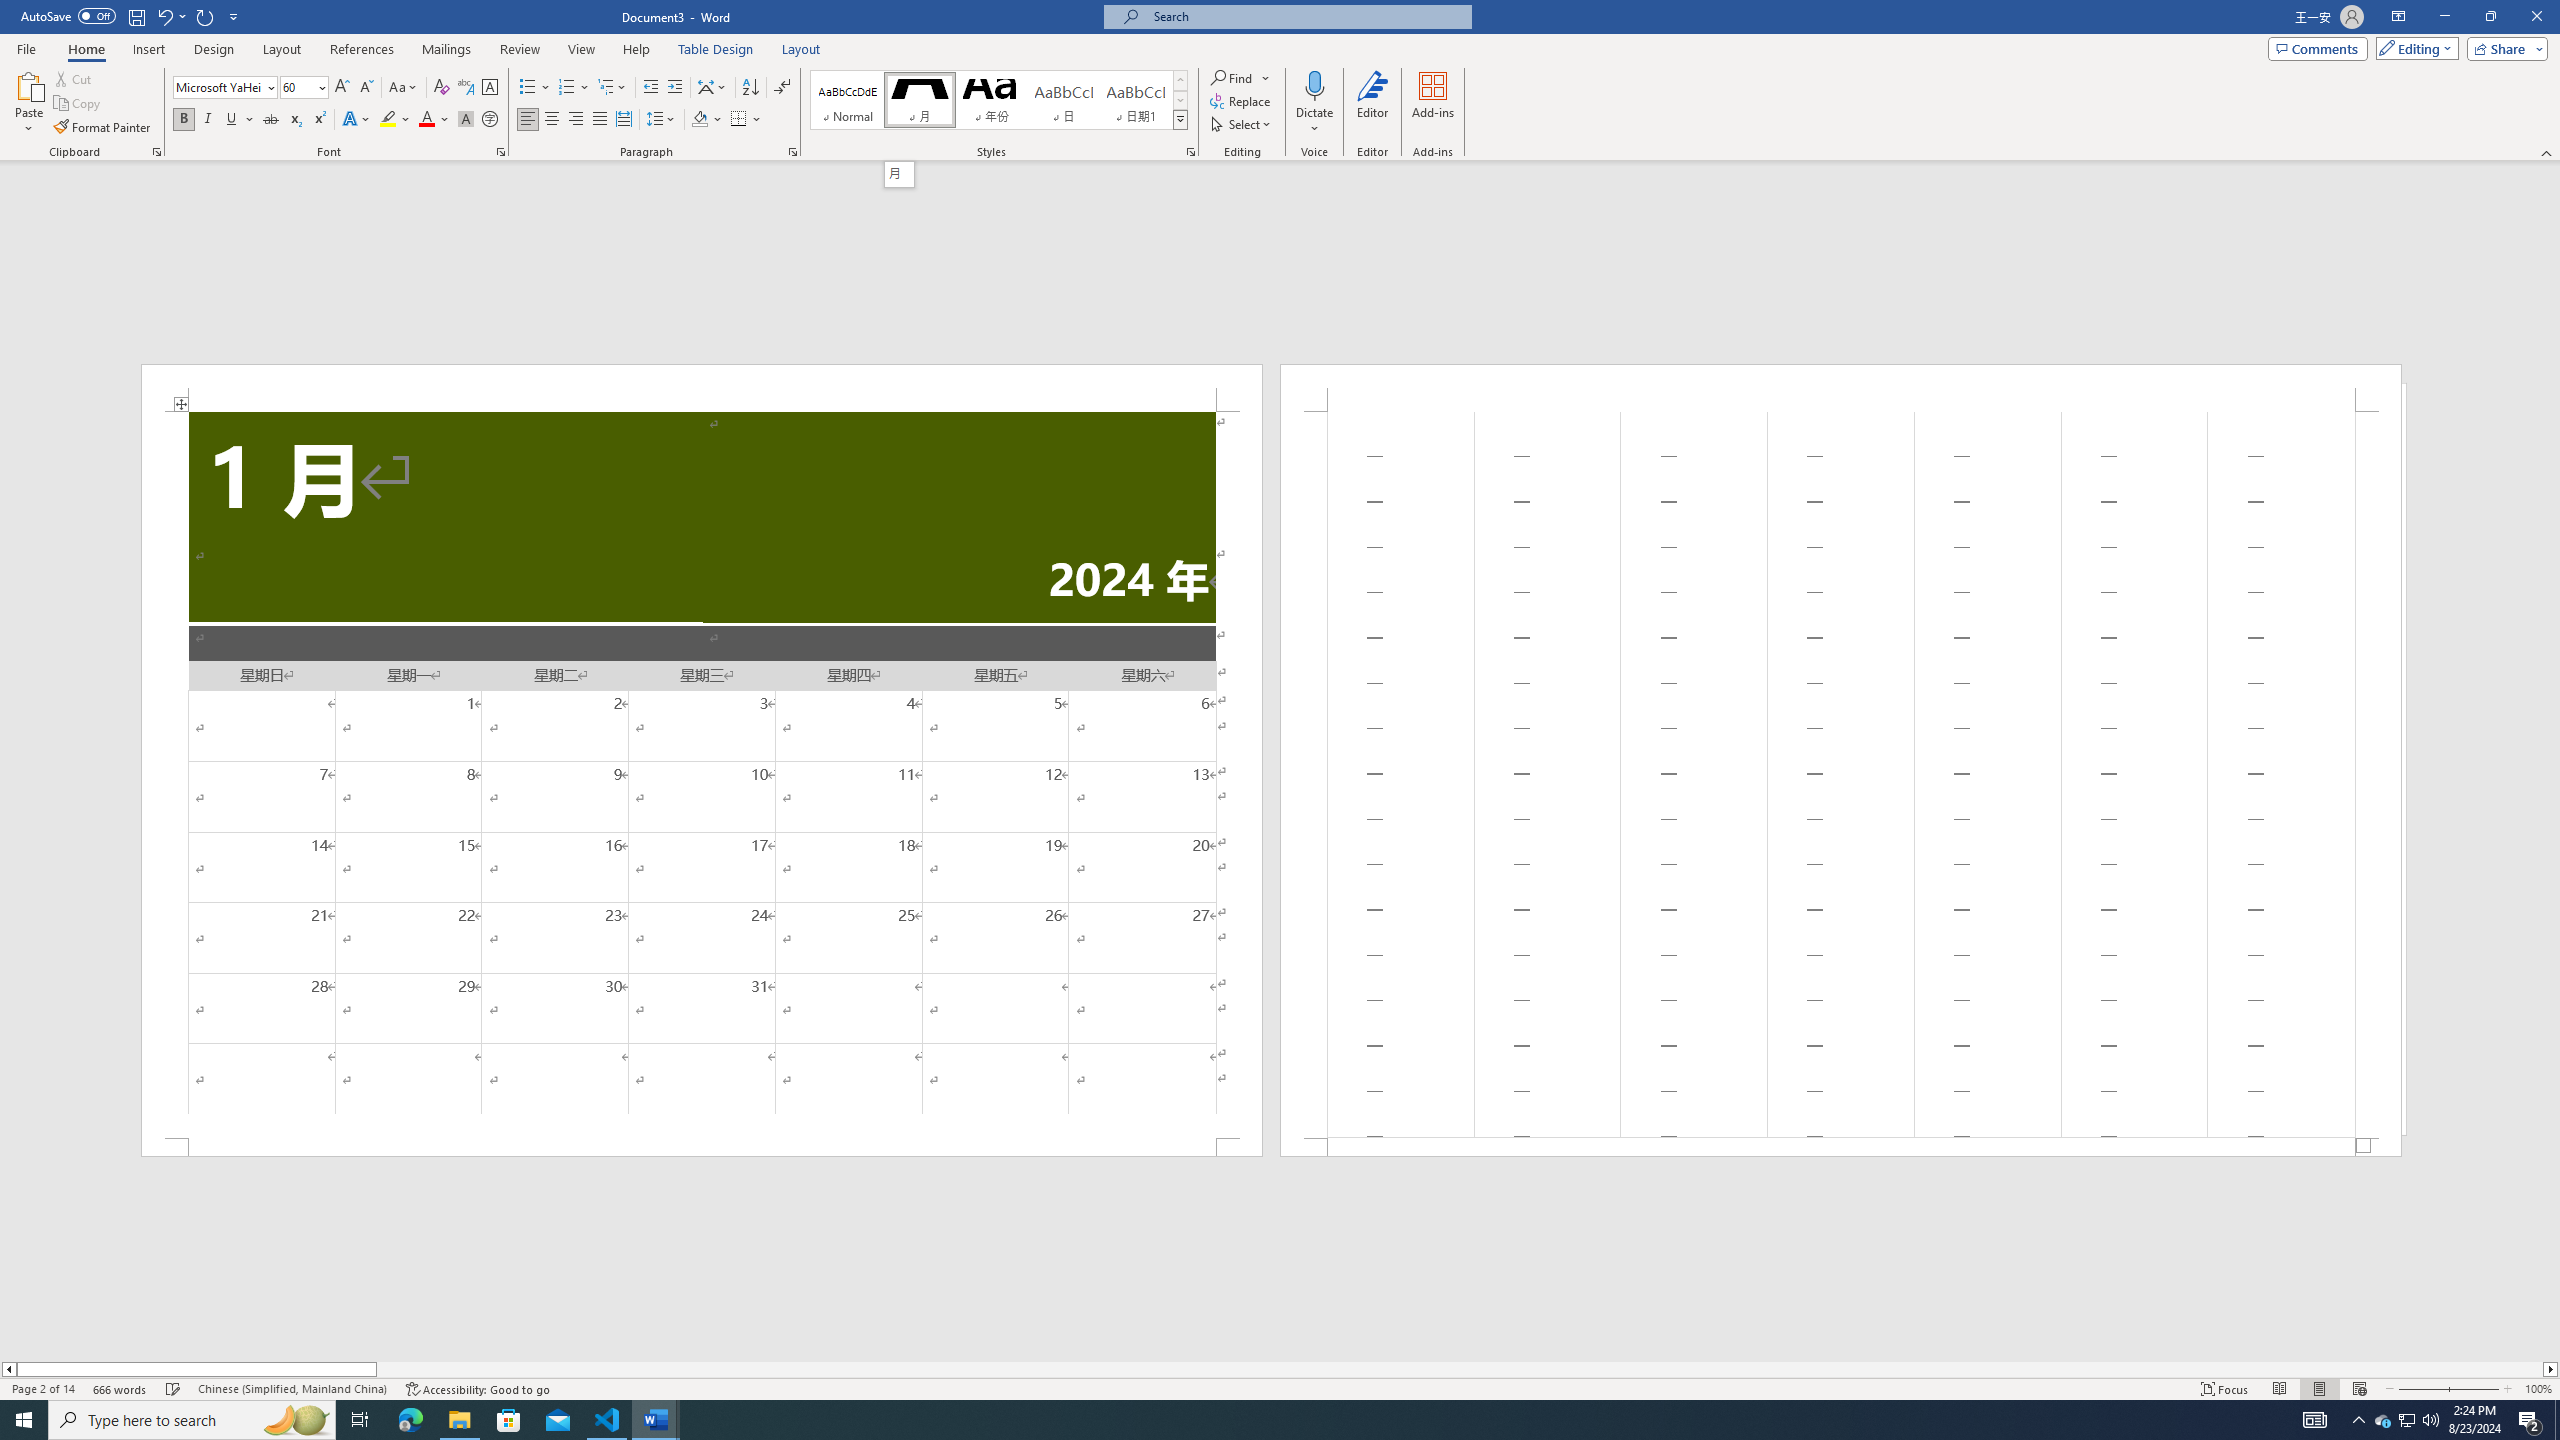  What do you see at coordinates (42, 1389) in the screenshot?
I see `'Page Number Page 2 of 14'` at bounding box center [42, 1389].